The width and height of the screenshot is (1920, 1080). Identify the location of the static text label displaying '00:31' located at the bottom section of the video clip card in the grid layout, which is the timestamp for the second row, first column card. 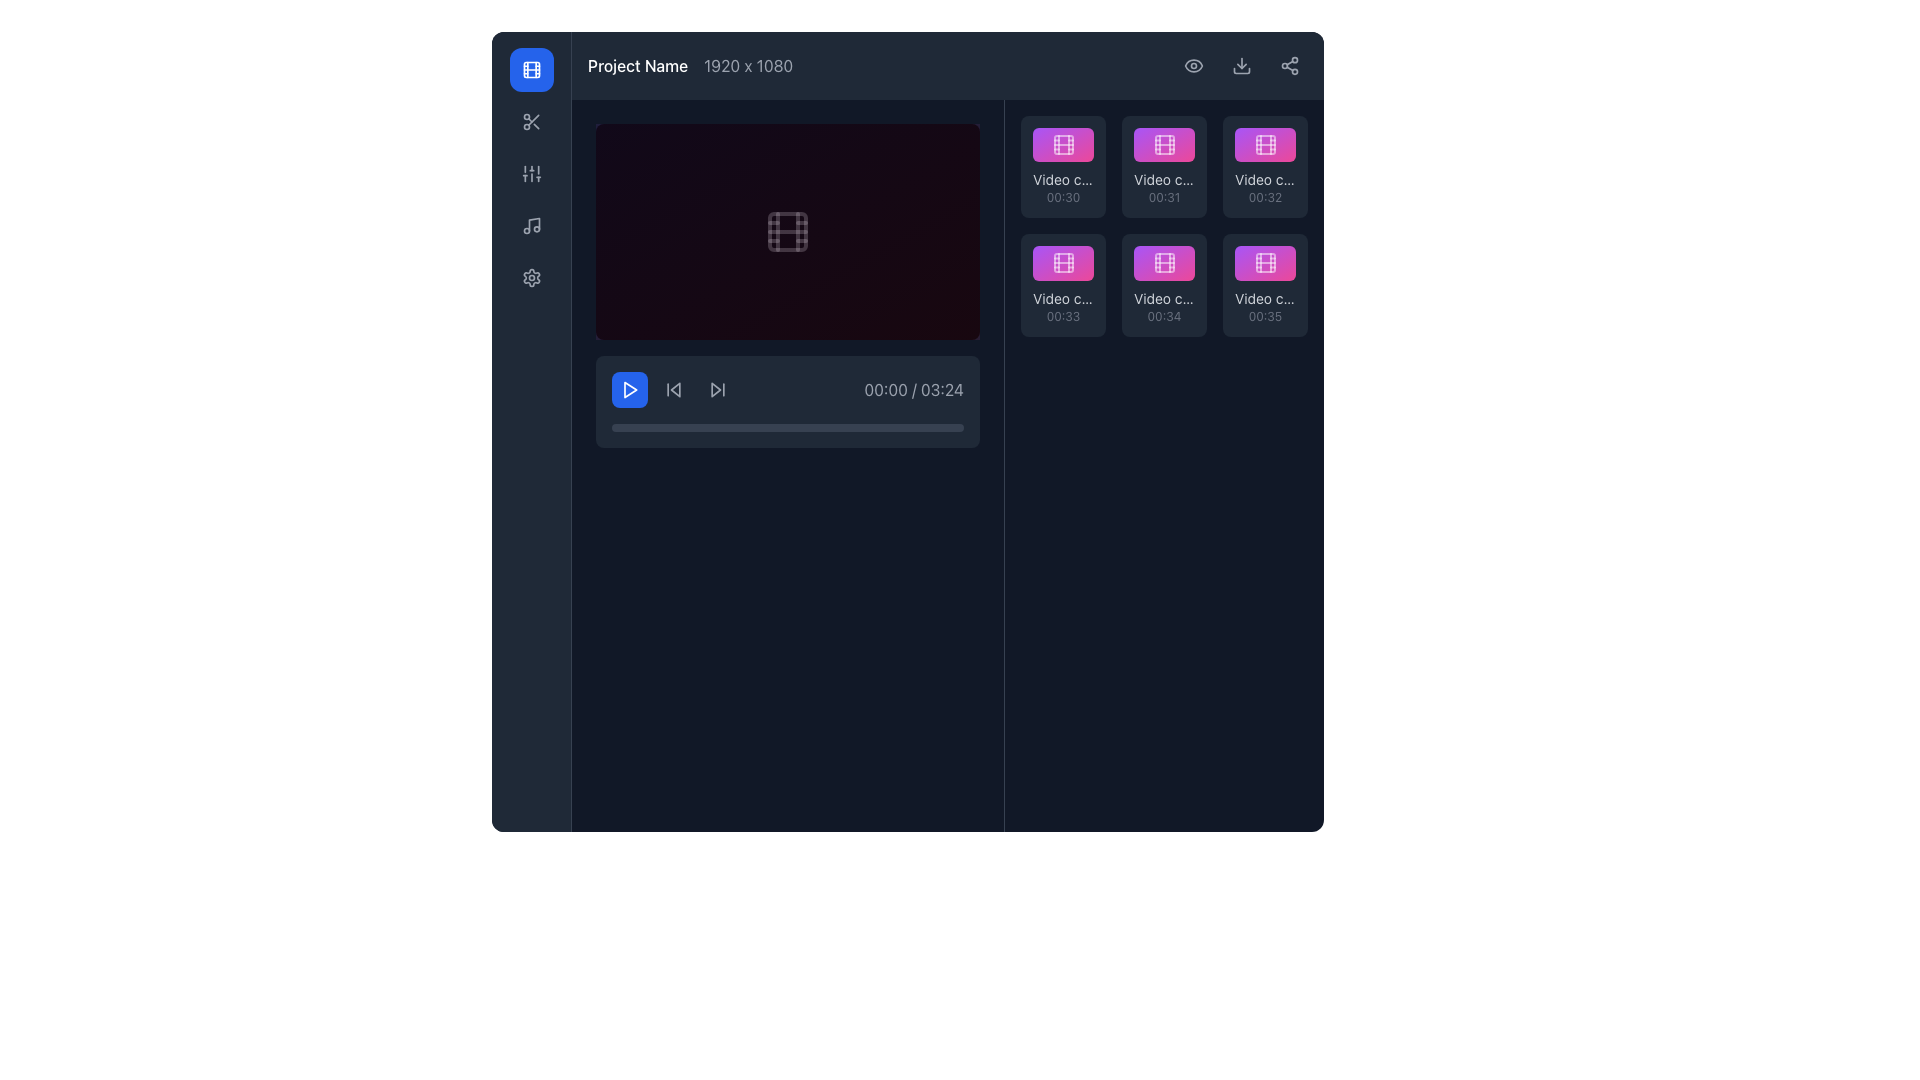
(1164, 198).